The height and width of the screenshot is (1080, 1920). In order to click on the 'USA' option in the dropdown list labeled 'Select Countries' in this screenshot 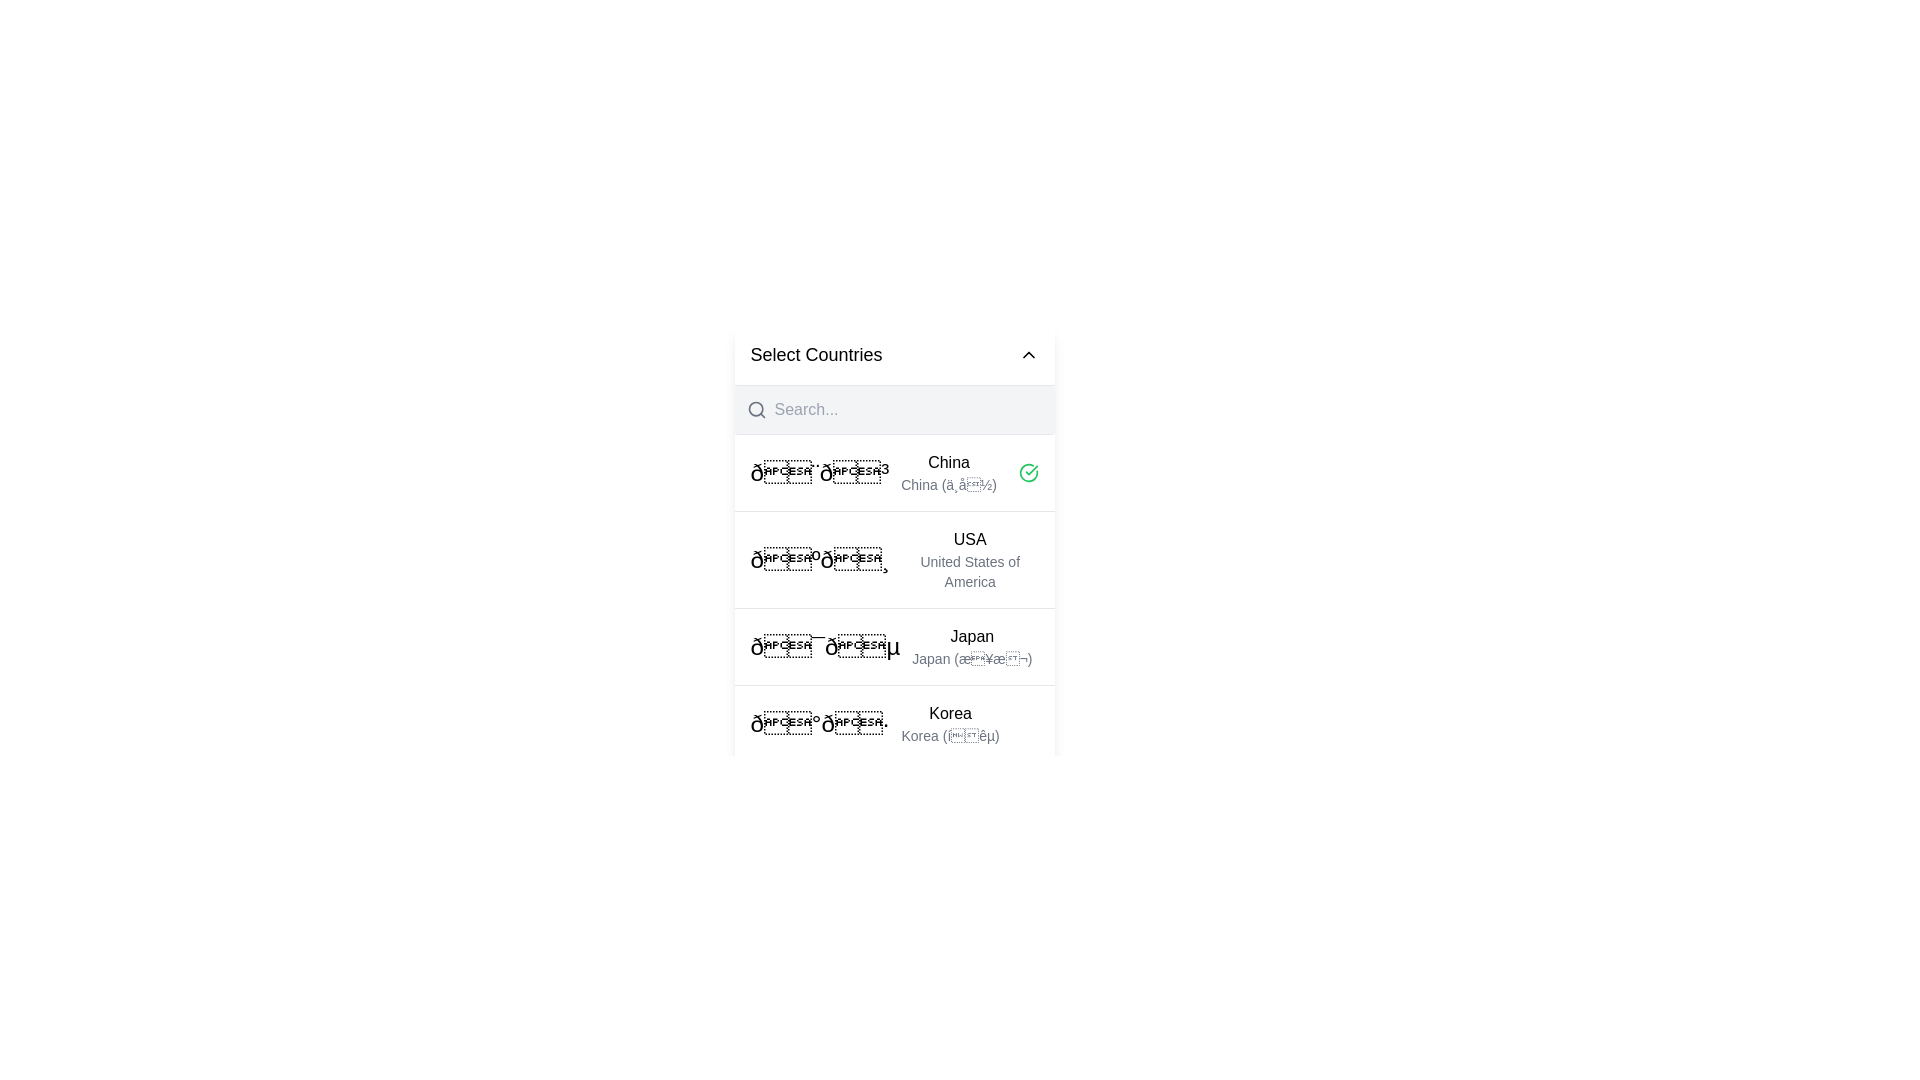, I will do `click(893, 585)`.